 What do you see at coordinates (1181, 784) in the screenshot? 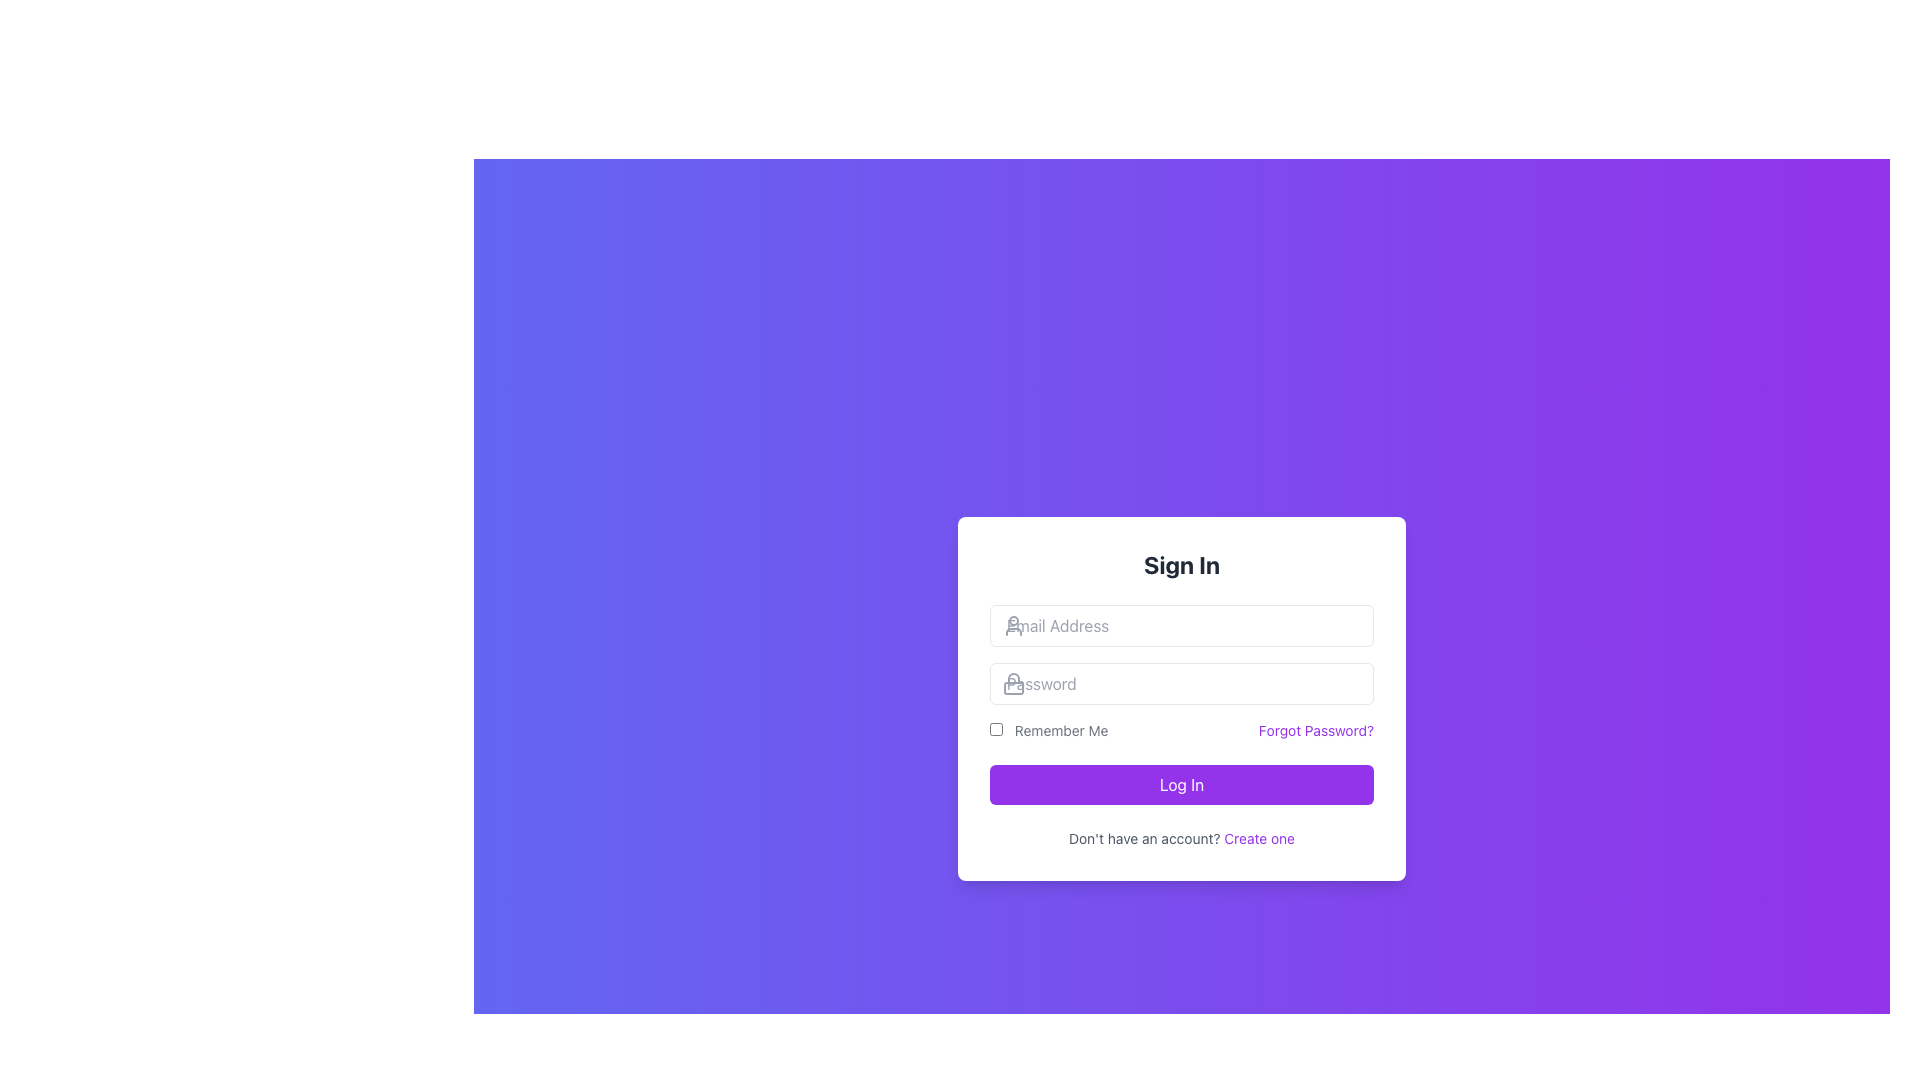
I see `the 'Log In' button with a purple gradient background to trigger its hover state and change its color` at bounding box center [1181, 784].